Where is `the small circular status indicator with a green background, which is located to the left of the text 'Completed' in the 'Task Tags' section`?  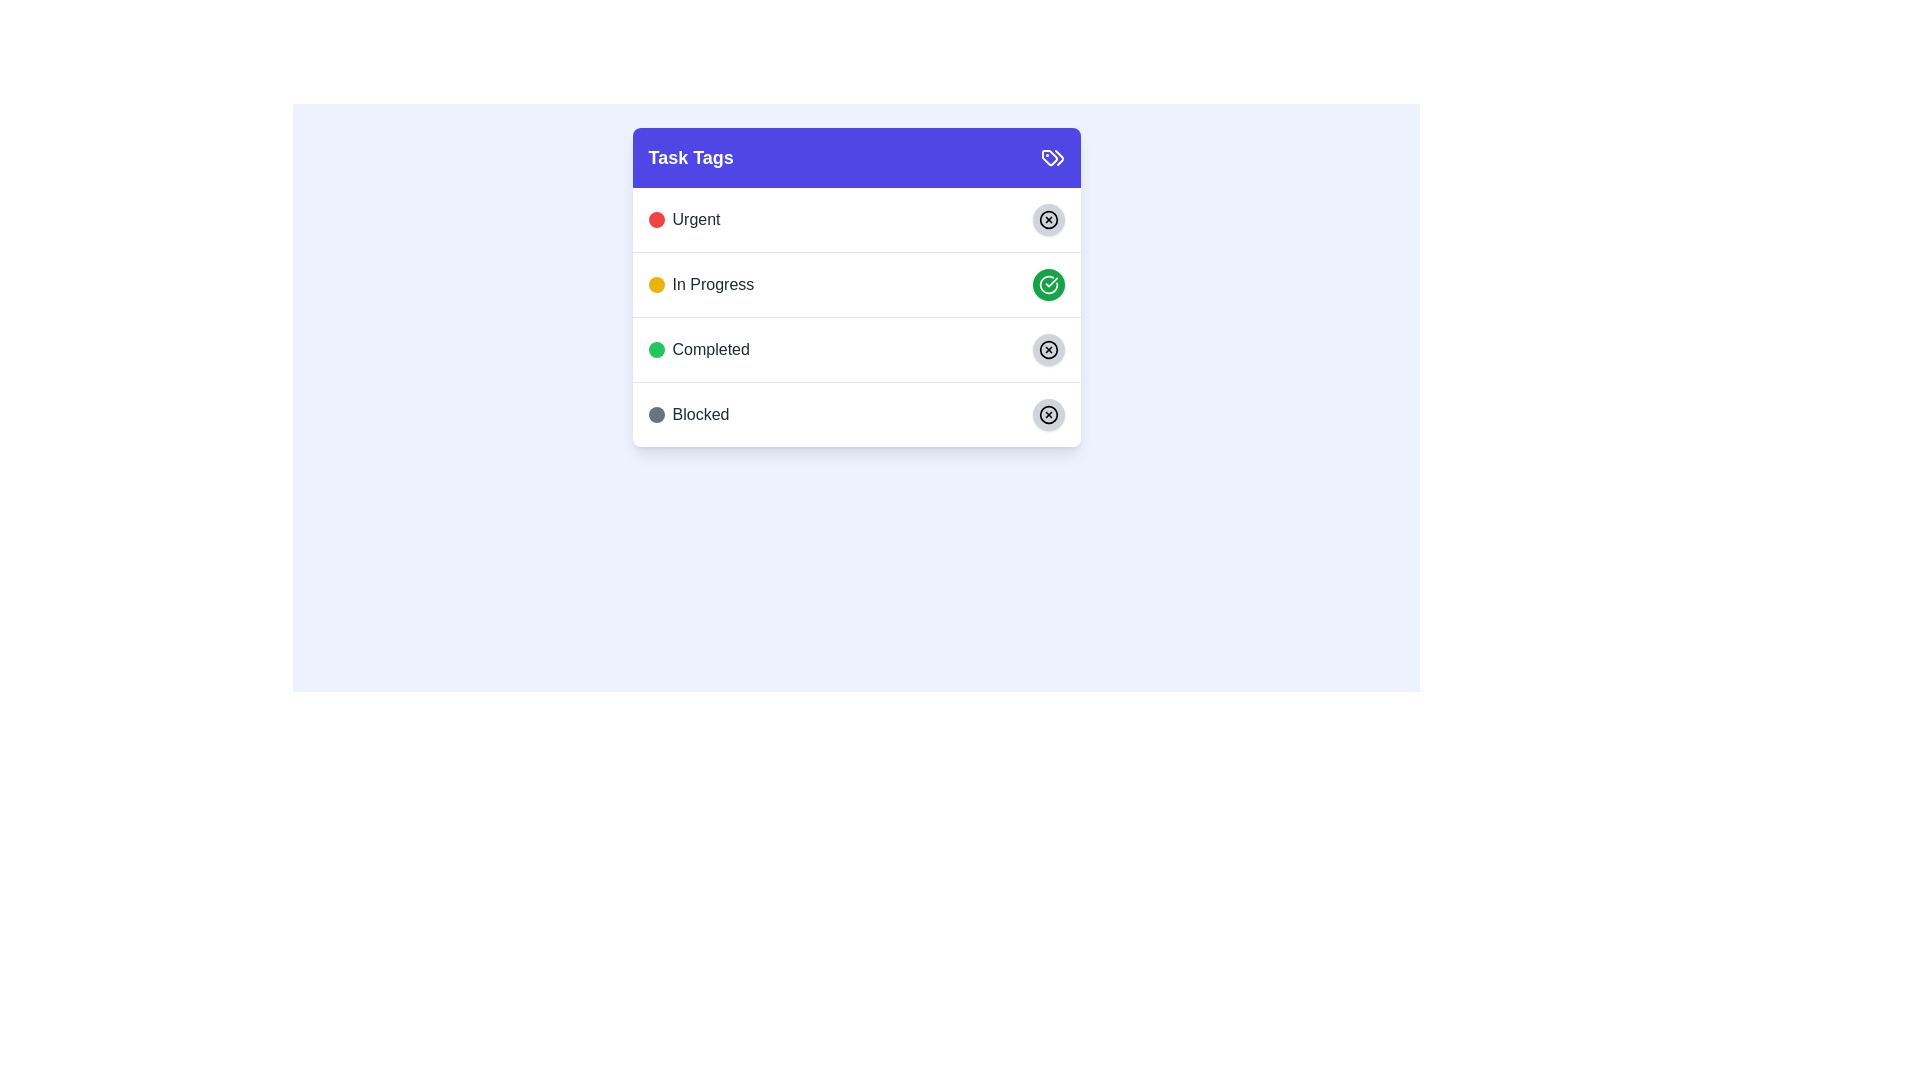 the small circular status indicator with a green background, which is located to the left of the text 'Completed' in the 'Task Tags' section is located at coordinates (656, 349).